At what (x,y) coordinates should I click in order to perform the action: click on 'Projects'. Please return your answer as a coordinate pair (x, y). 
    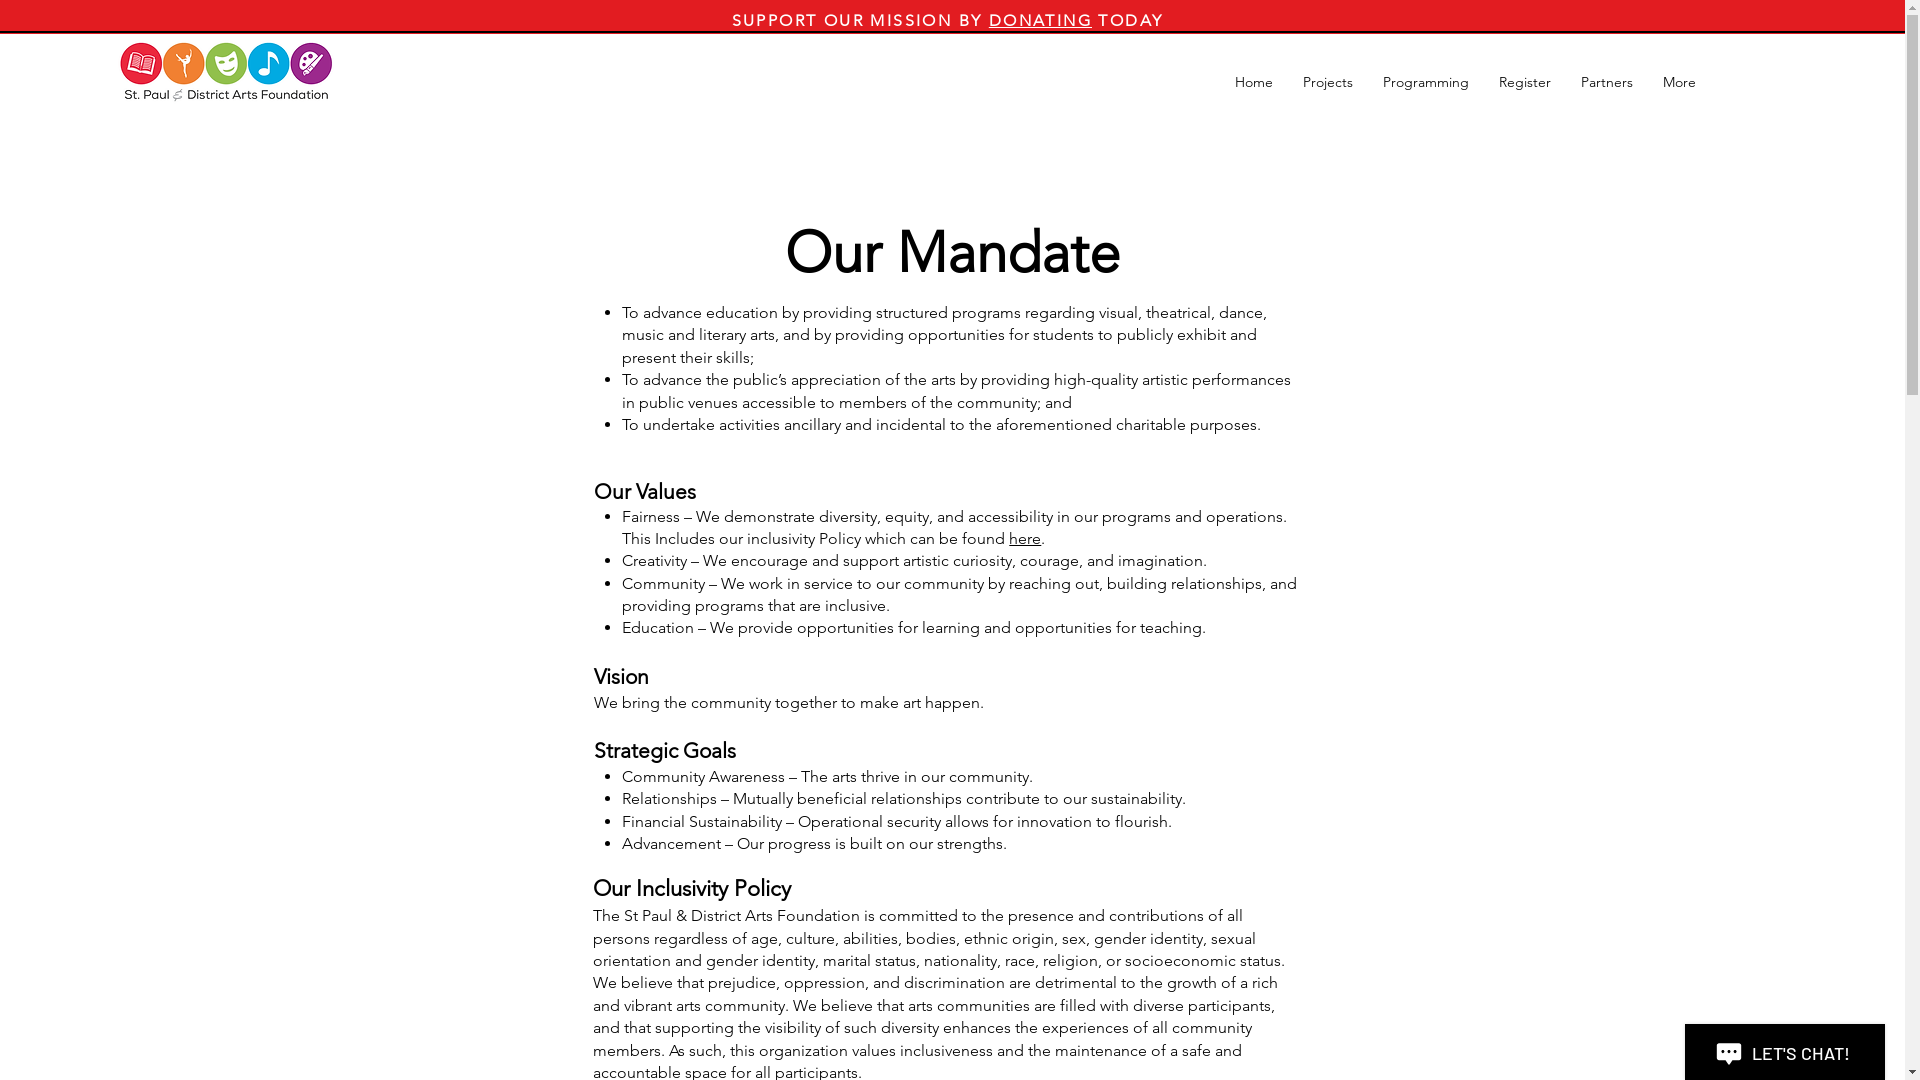
    Looking at the image, I should click on (1328, 80).